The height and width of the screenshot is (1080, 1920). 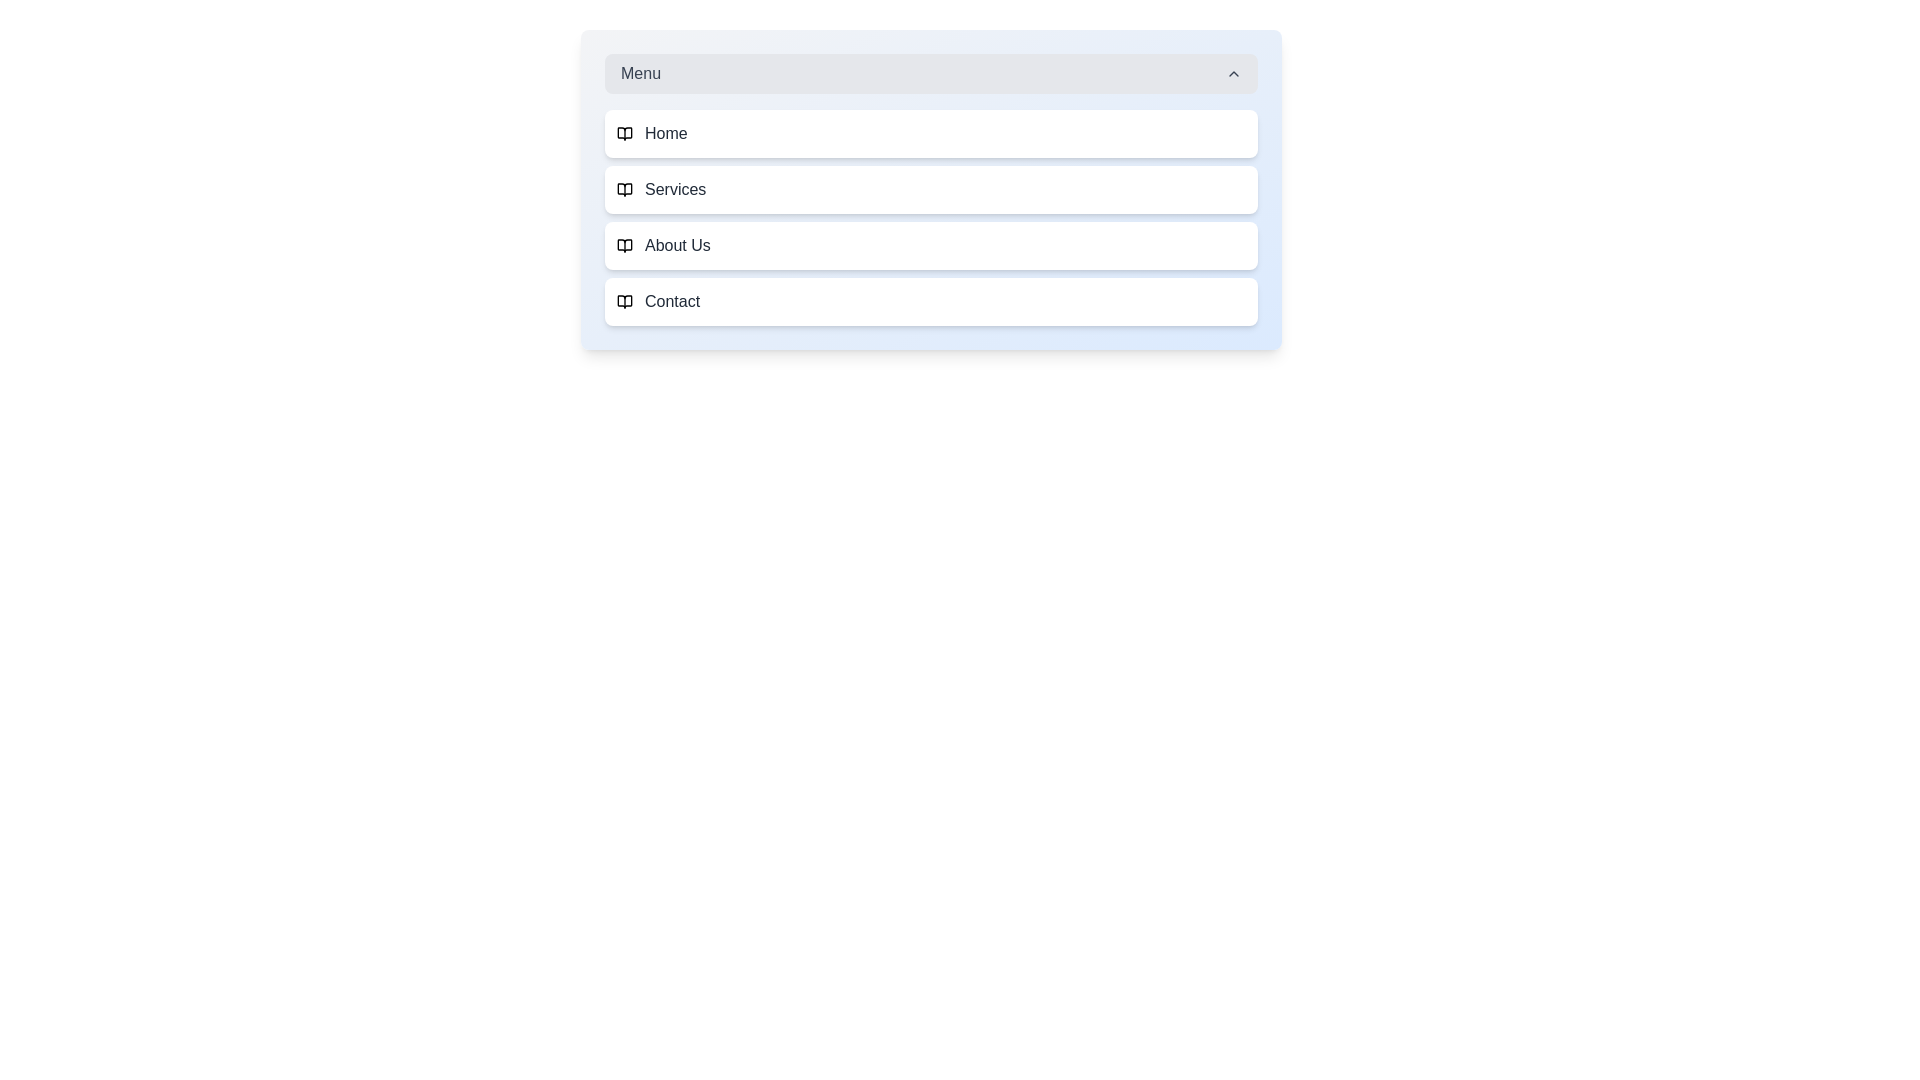 What do you see at coordinates (930, 189) in the screenshot?
I see `the second button in the vertically stacked menu, located below the 'Home' button and above the 'About Us' button` at bounding box center [930, 189].